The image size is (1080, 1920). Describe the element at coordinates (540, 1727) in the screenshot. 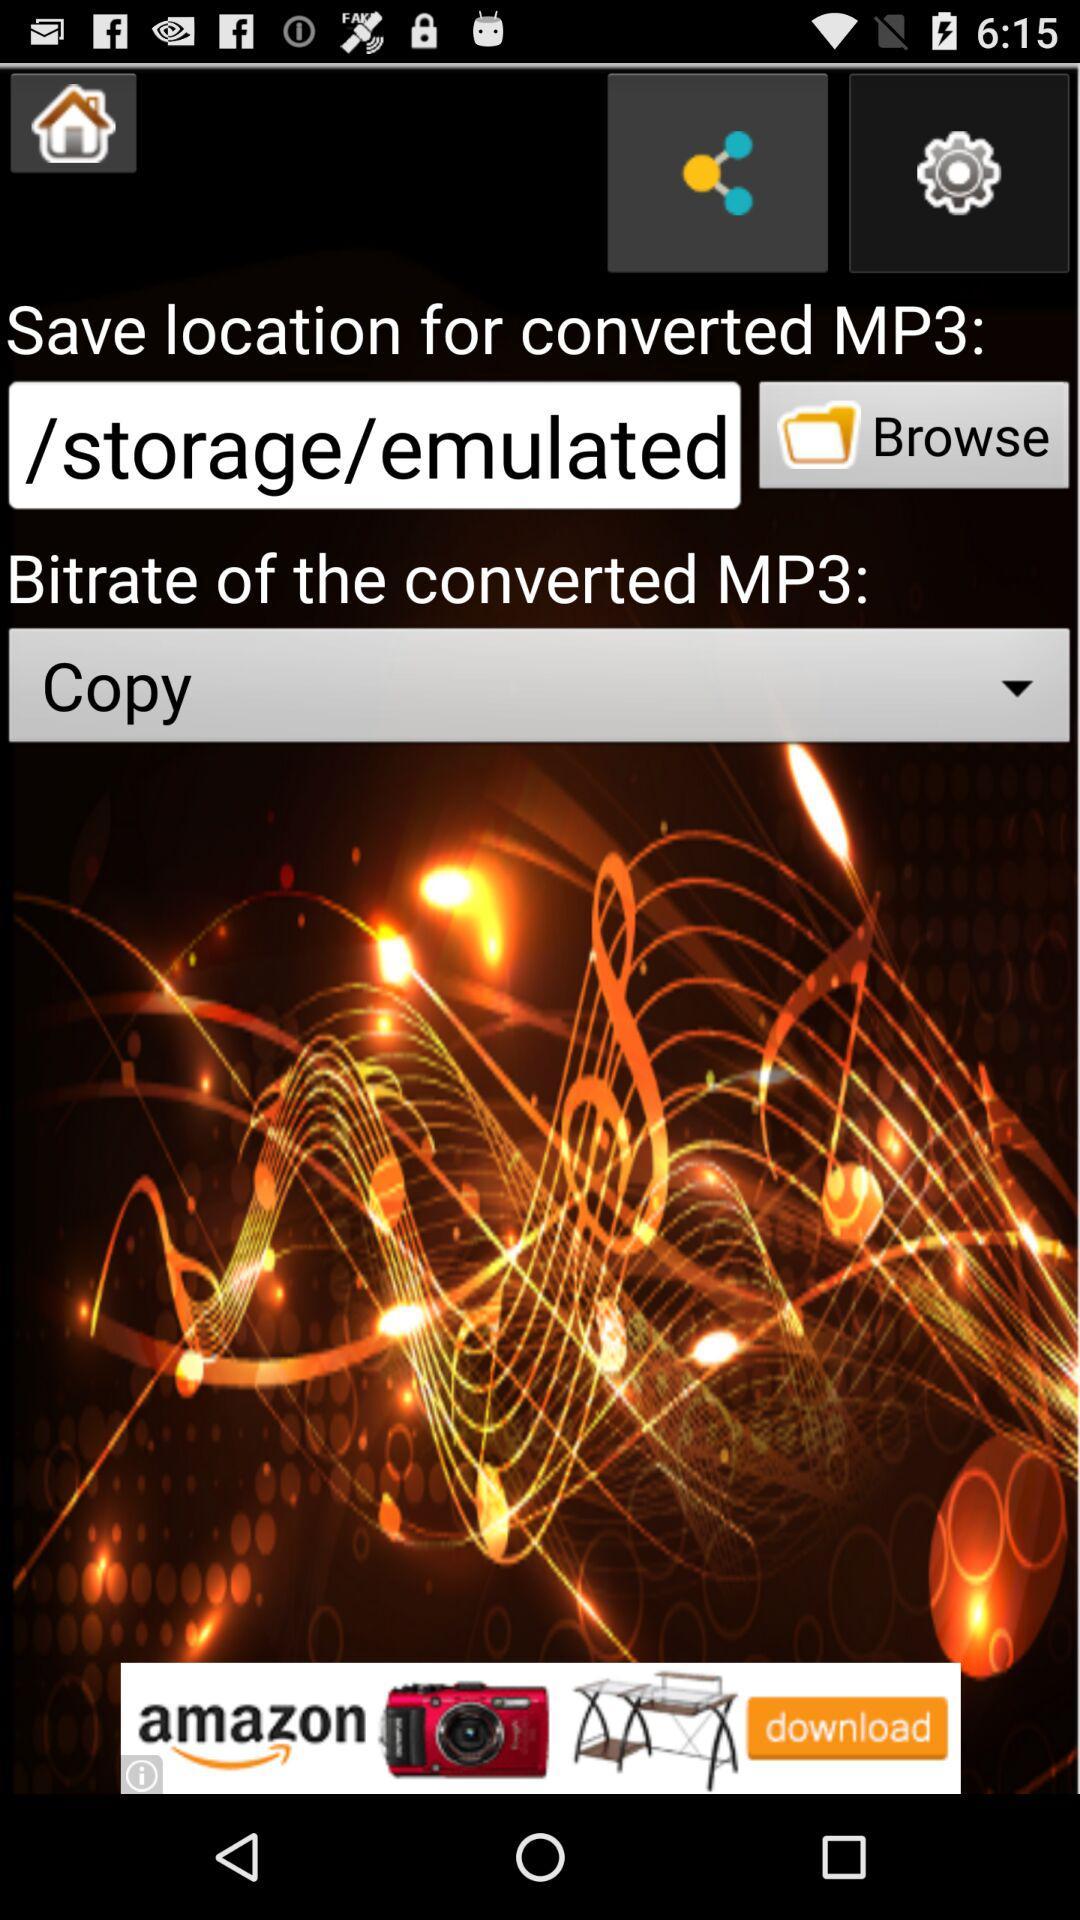

I see `advertisement` at that location.